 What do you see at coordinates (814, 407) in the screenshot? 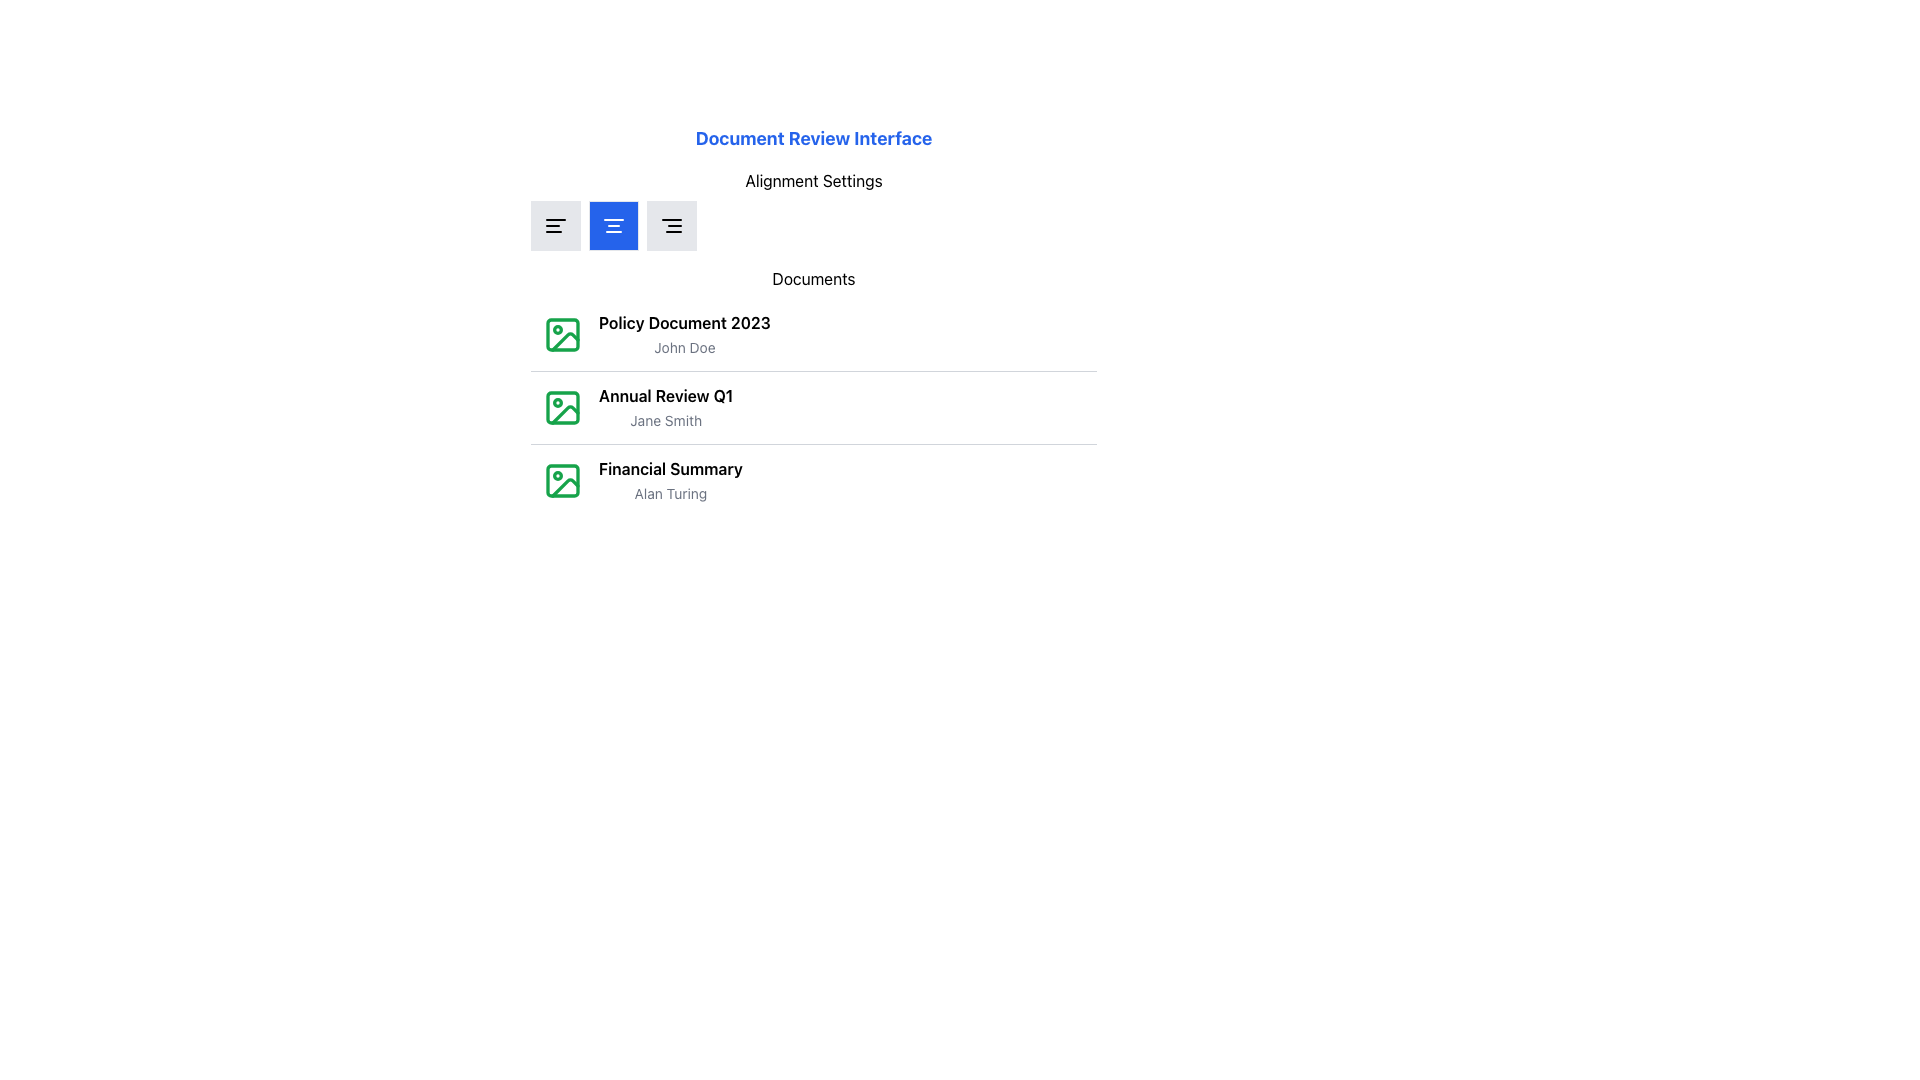
I see `the List item with the title 'Annual Review Q1' and subtitle 'Jane Smith', which is the second item under 'Documents'` at bounding box center [814, 407].